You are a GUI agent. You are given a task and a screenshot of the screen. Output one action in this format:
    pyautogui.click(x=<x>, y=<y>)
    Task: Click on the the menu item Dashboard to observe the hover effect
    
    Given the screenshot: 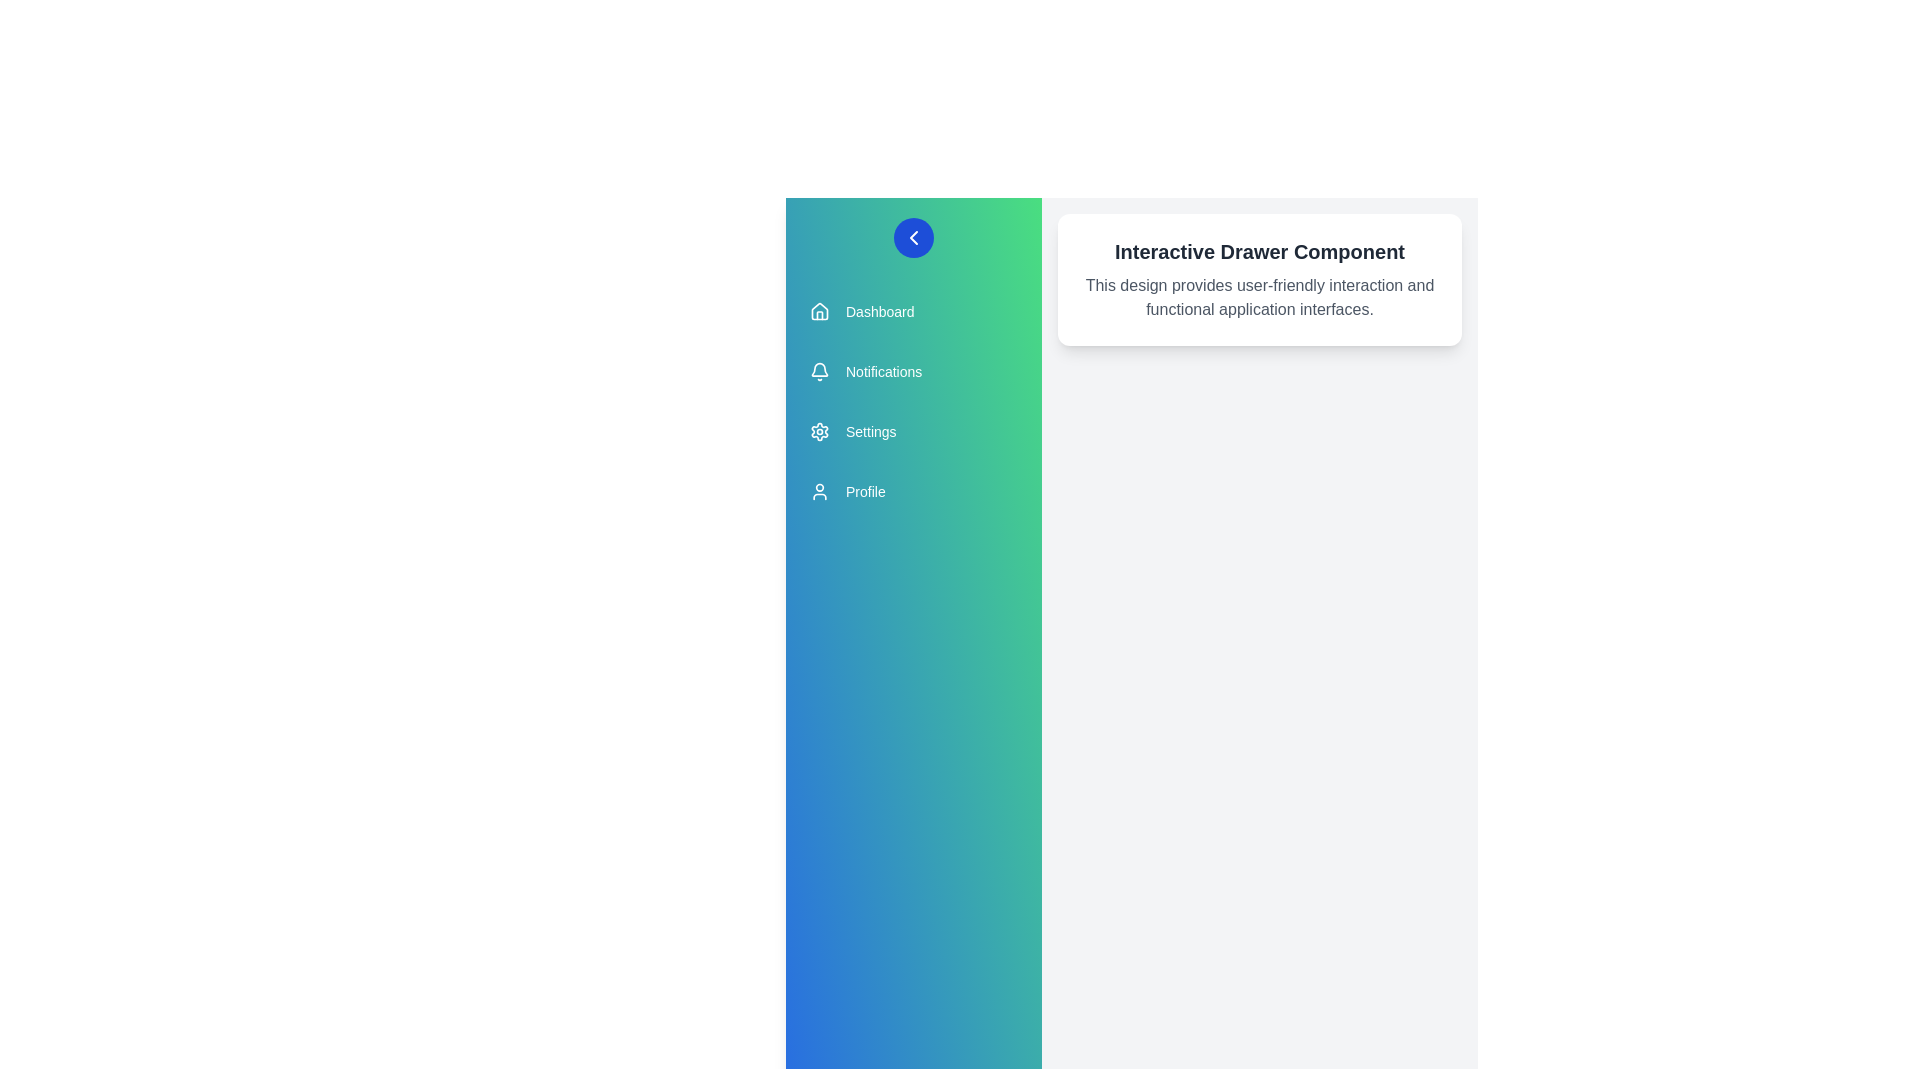 What is the action you would take?
    pyautogui.click(x=912, y=312)
    